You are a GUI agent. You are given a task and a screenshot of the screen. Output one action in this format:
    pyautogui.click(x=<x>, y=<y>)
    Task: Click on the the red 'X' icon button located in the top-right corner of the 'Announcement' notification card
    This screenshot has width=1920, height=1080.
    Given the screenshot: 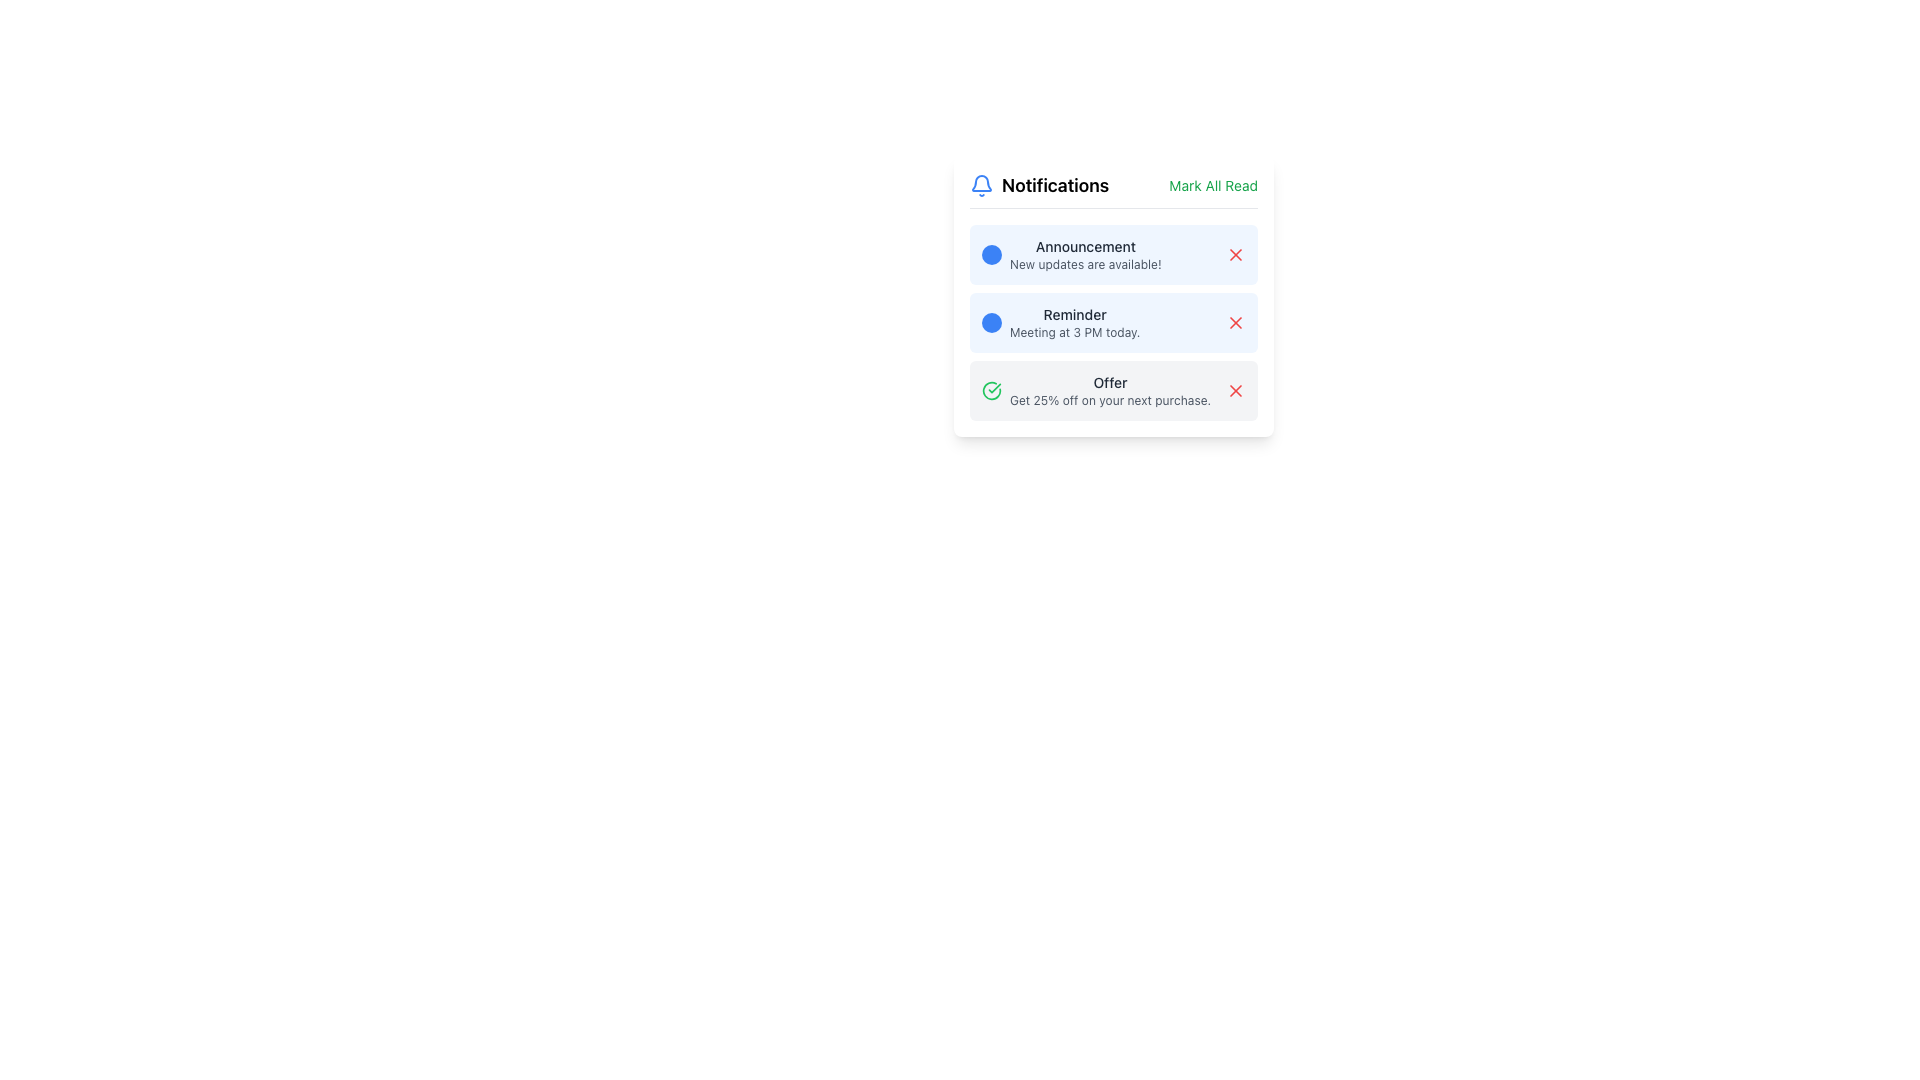 What is the action you would take?
    pyautogui.click(x=1235, y=253)
    